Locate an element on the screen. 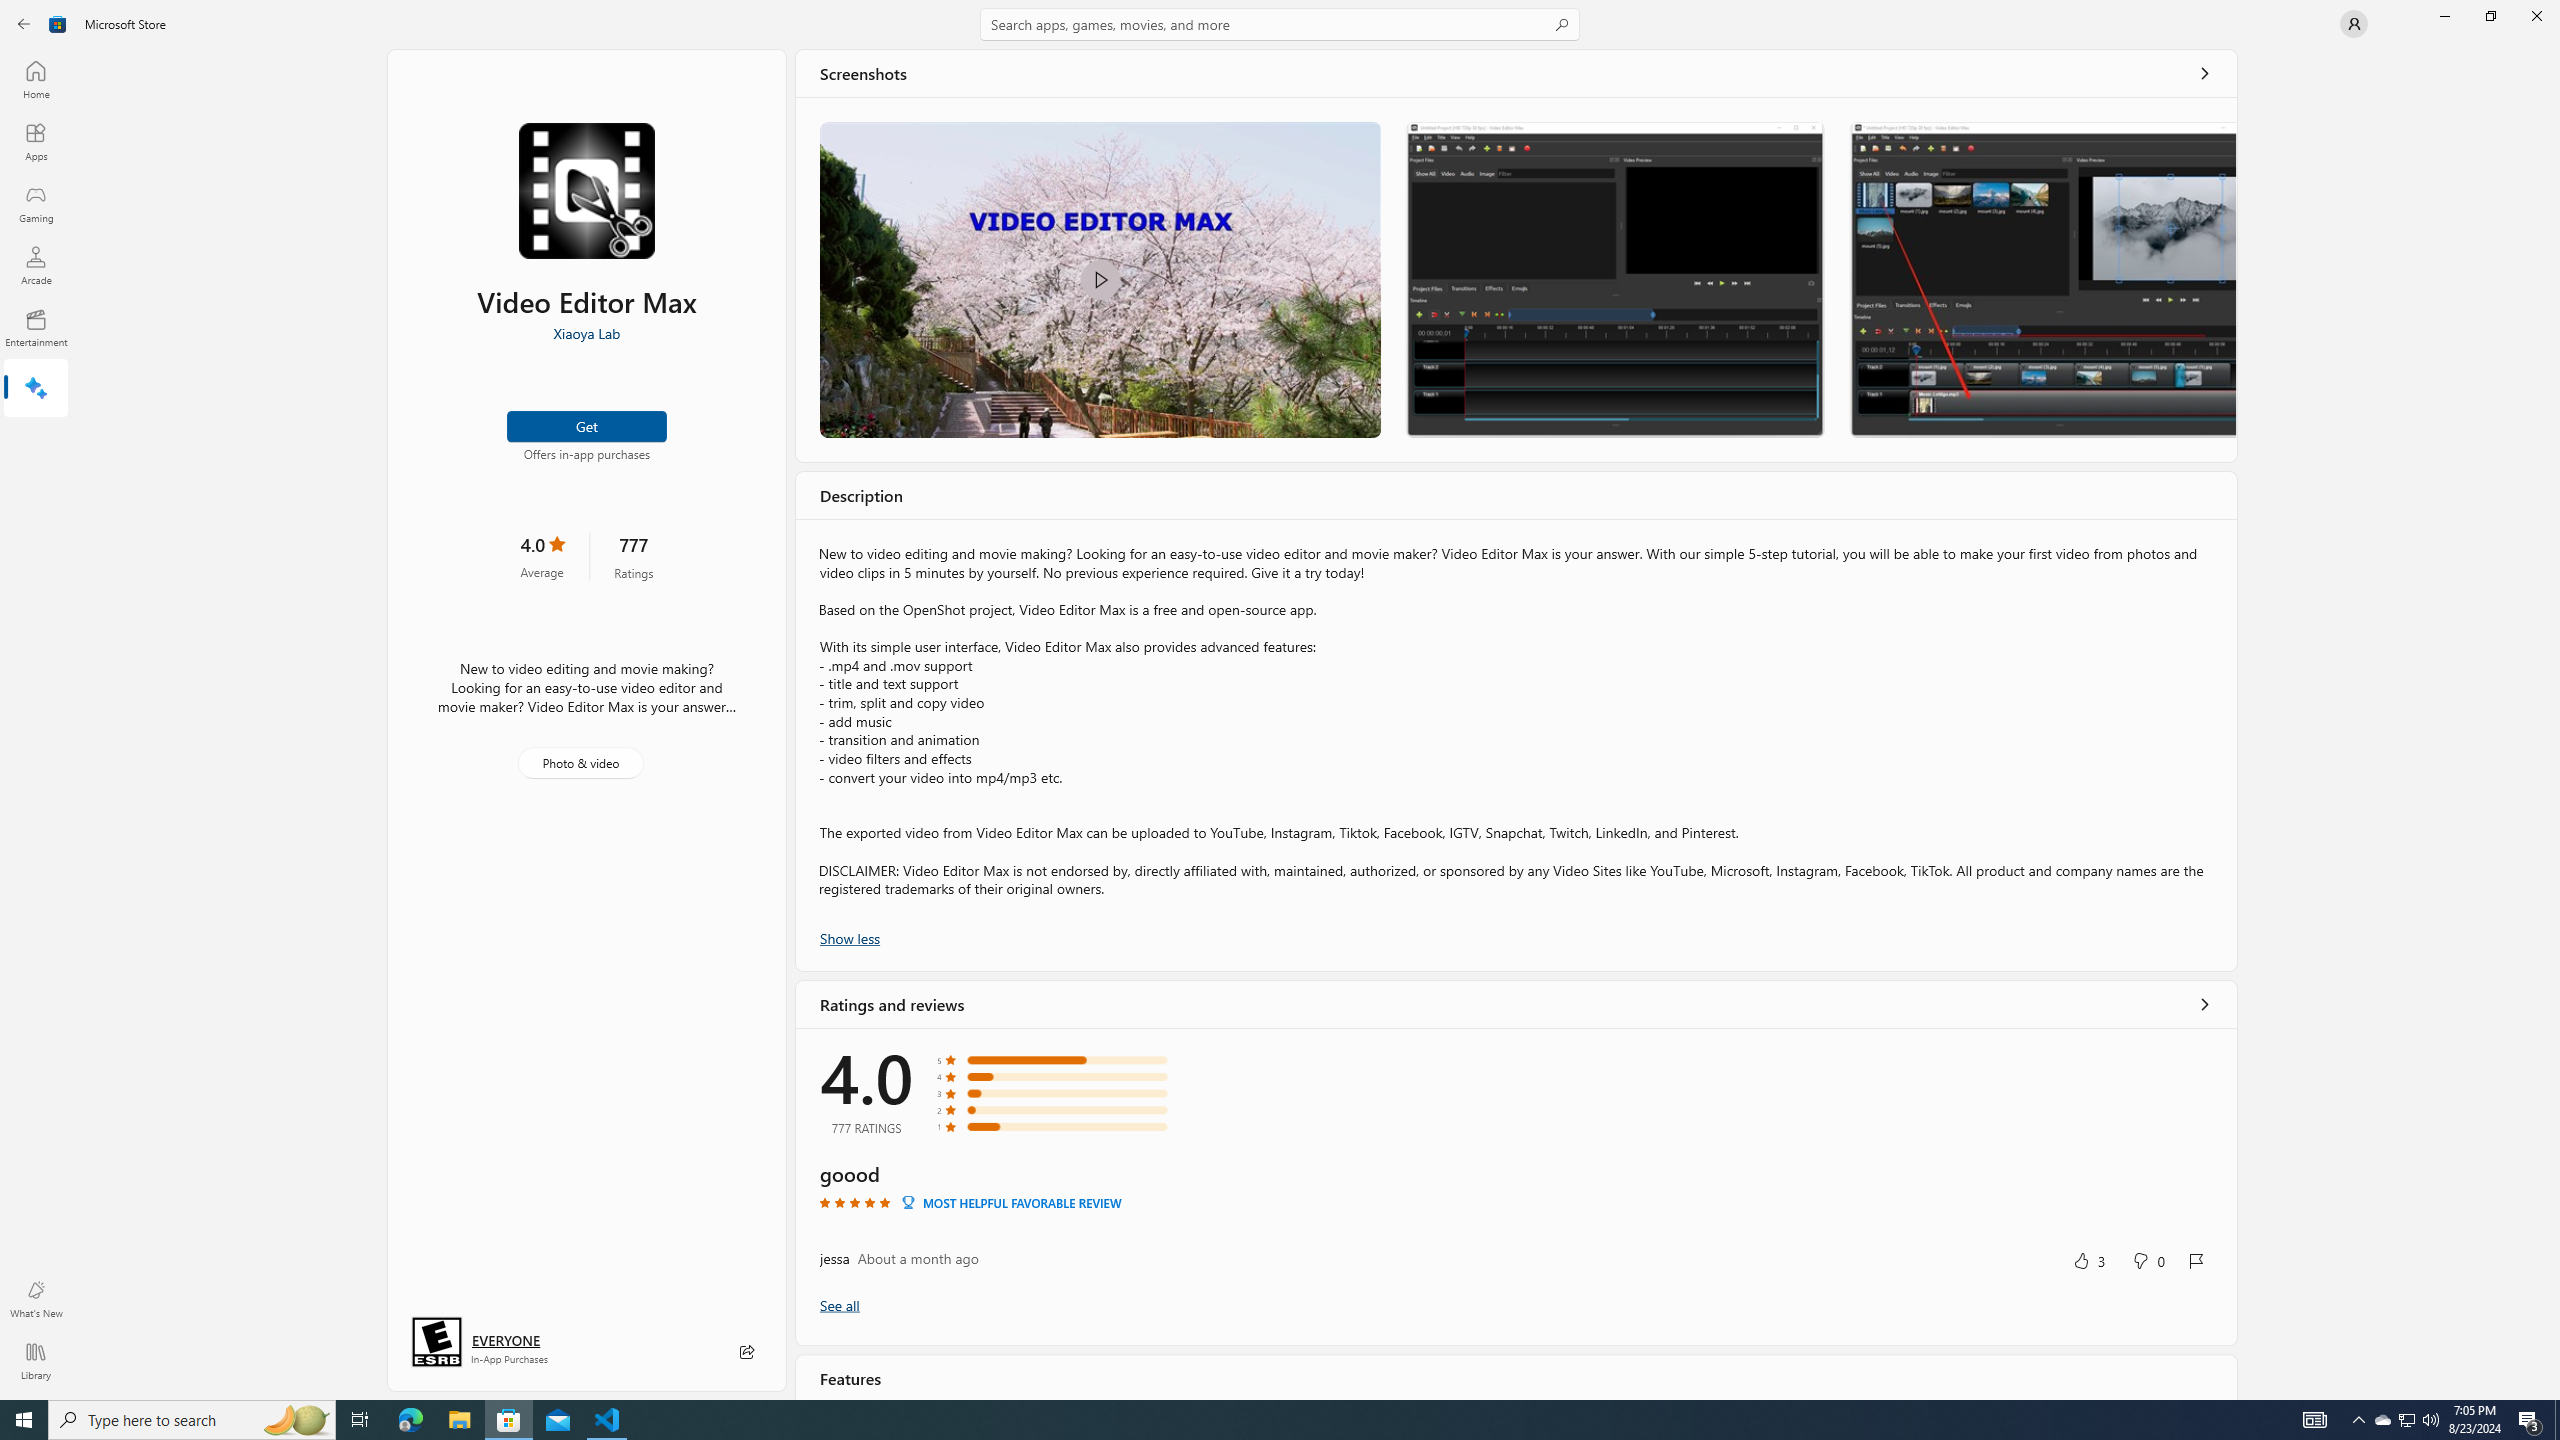 This screenshot has width=2560, height=1440. 'Screenshot 3' is located at coordinates (2041, 279).